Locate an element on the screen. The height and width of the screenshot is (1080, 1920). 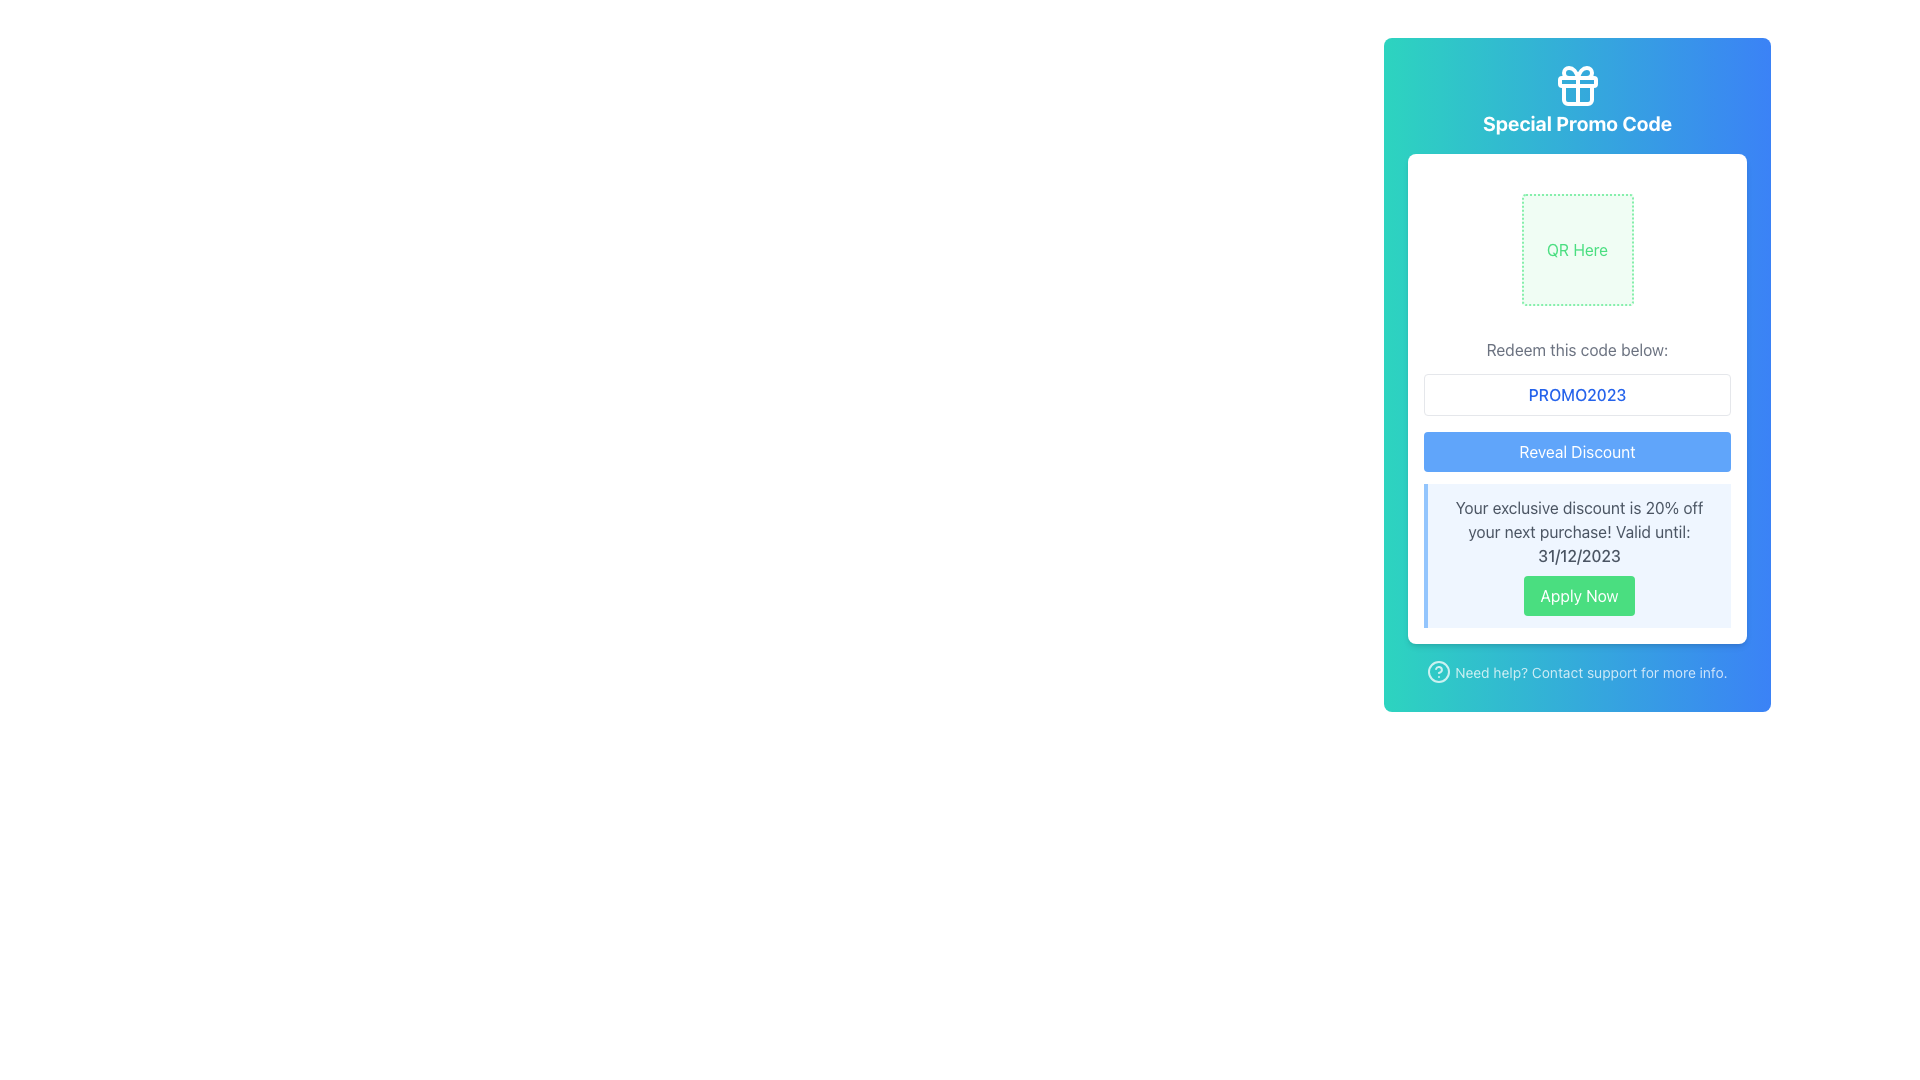
the static placeholder or display area for the QR code, located above the text field labeled 'Redeem this code below:' and the promotional code 'PROMO2023' is located at coordinates (1576, 249).